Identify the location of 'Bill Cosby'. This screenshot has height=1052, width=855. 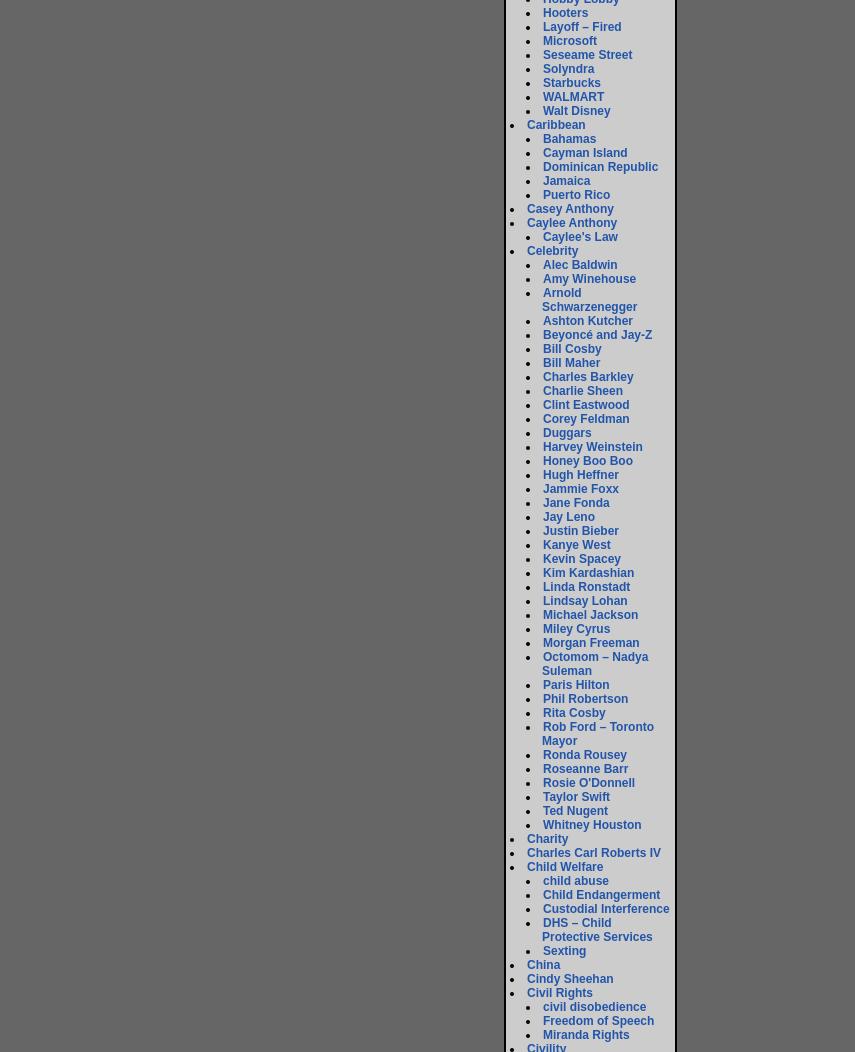
(543, 347).